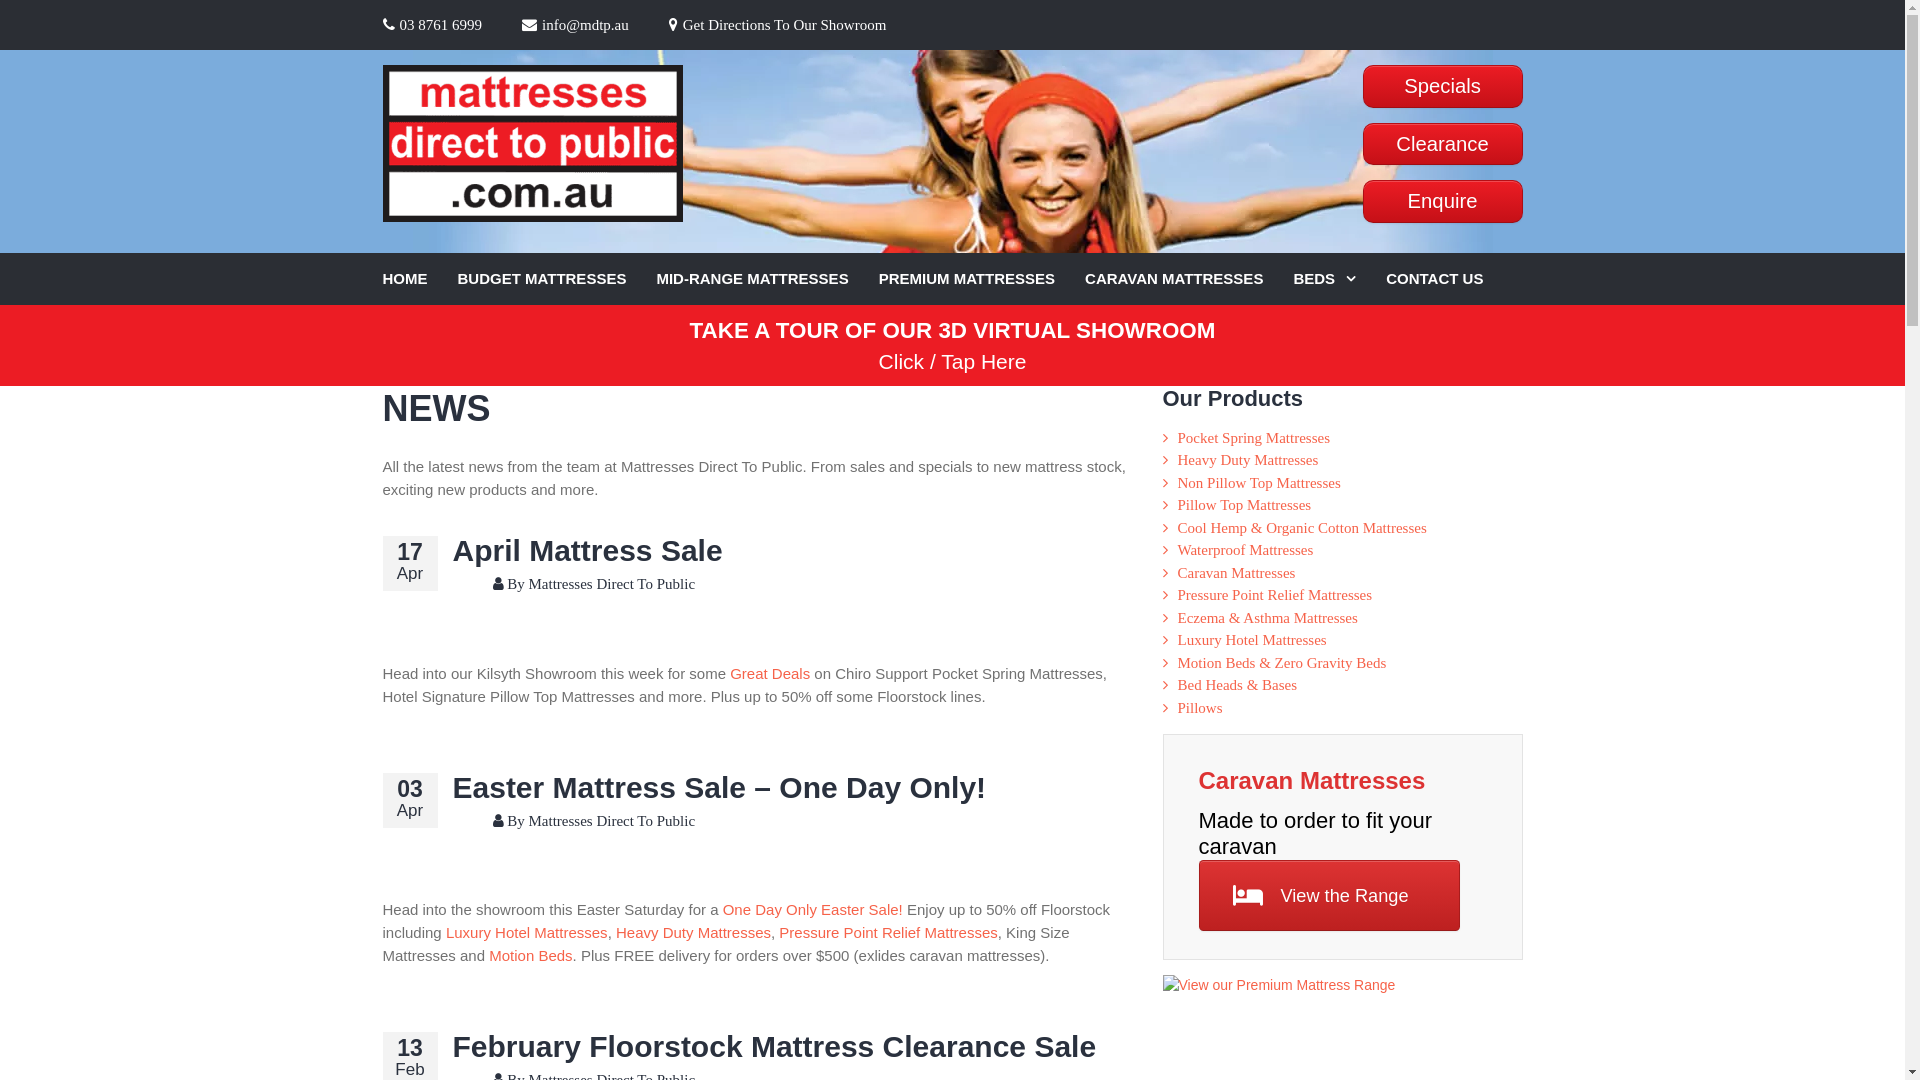  What do you see at coordinates (574, 24) in the screenshot?
I see `'info@mdtp.au'` at bounding box center [574, 24].